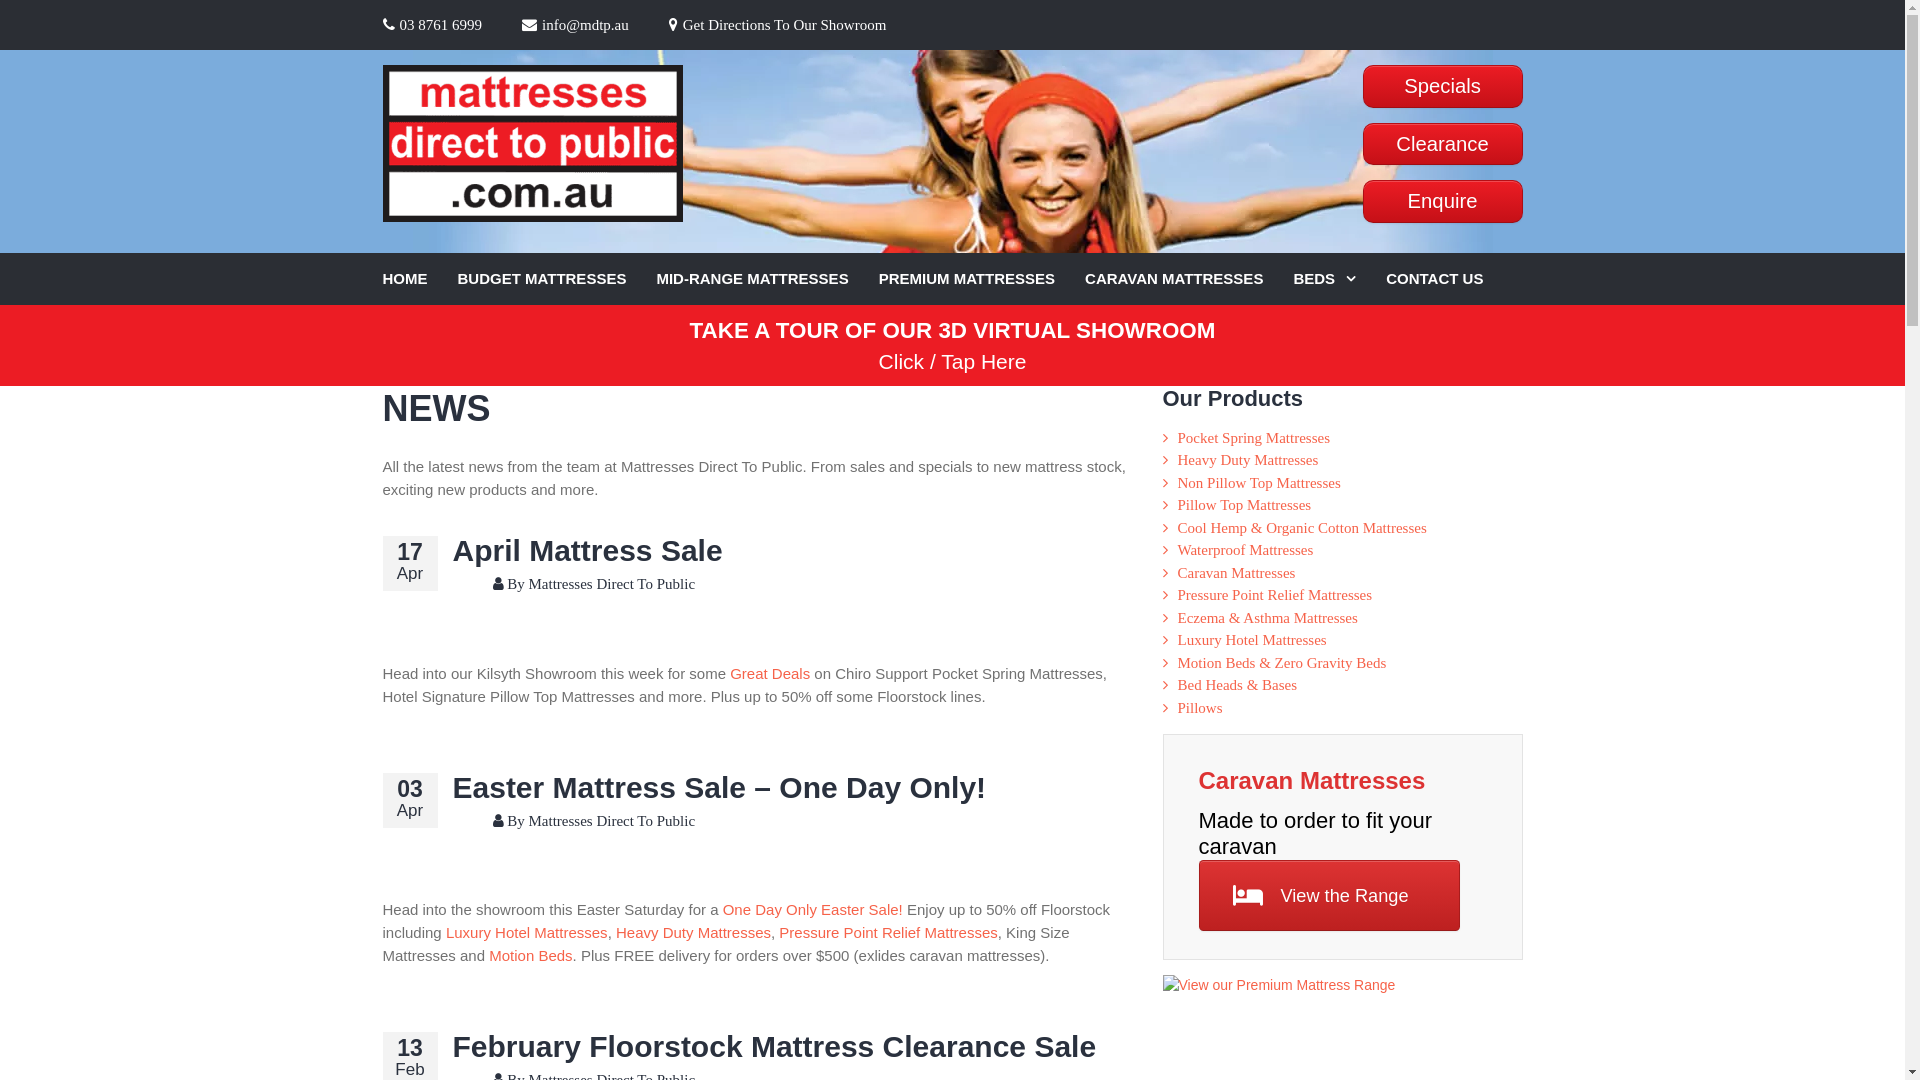  What do you see at coordinates (574, 24) in the screenshot?
I see `'info@mdtp.au'` at bounding box center [574, 24].